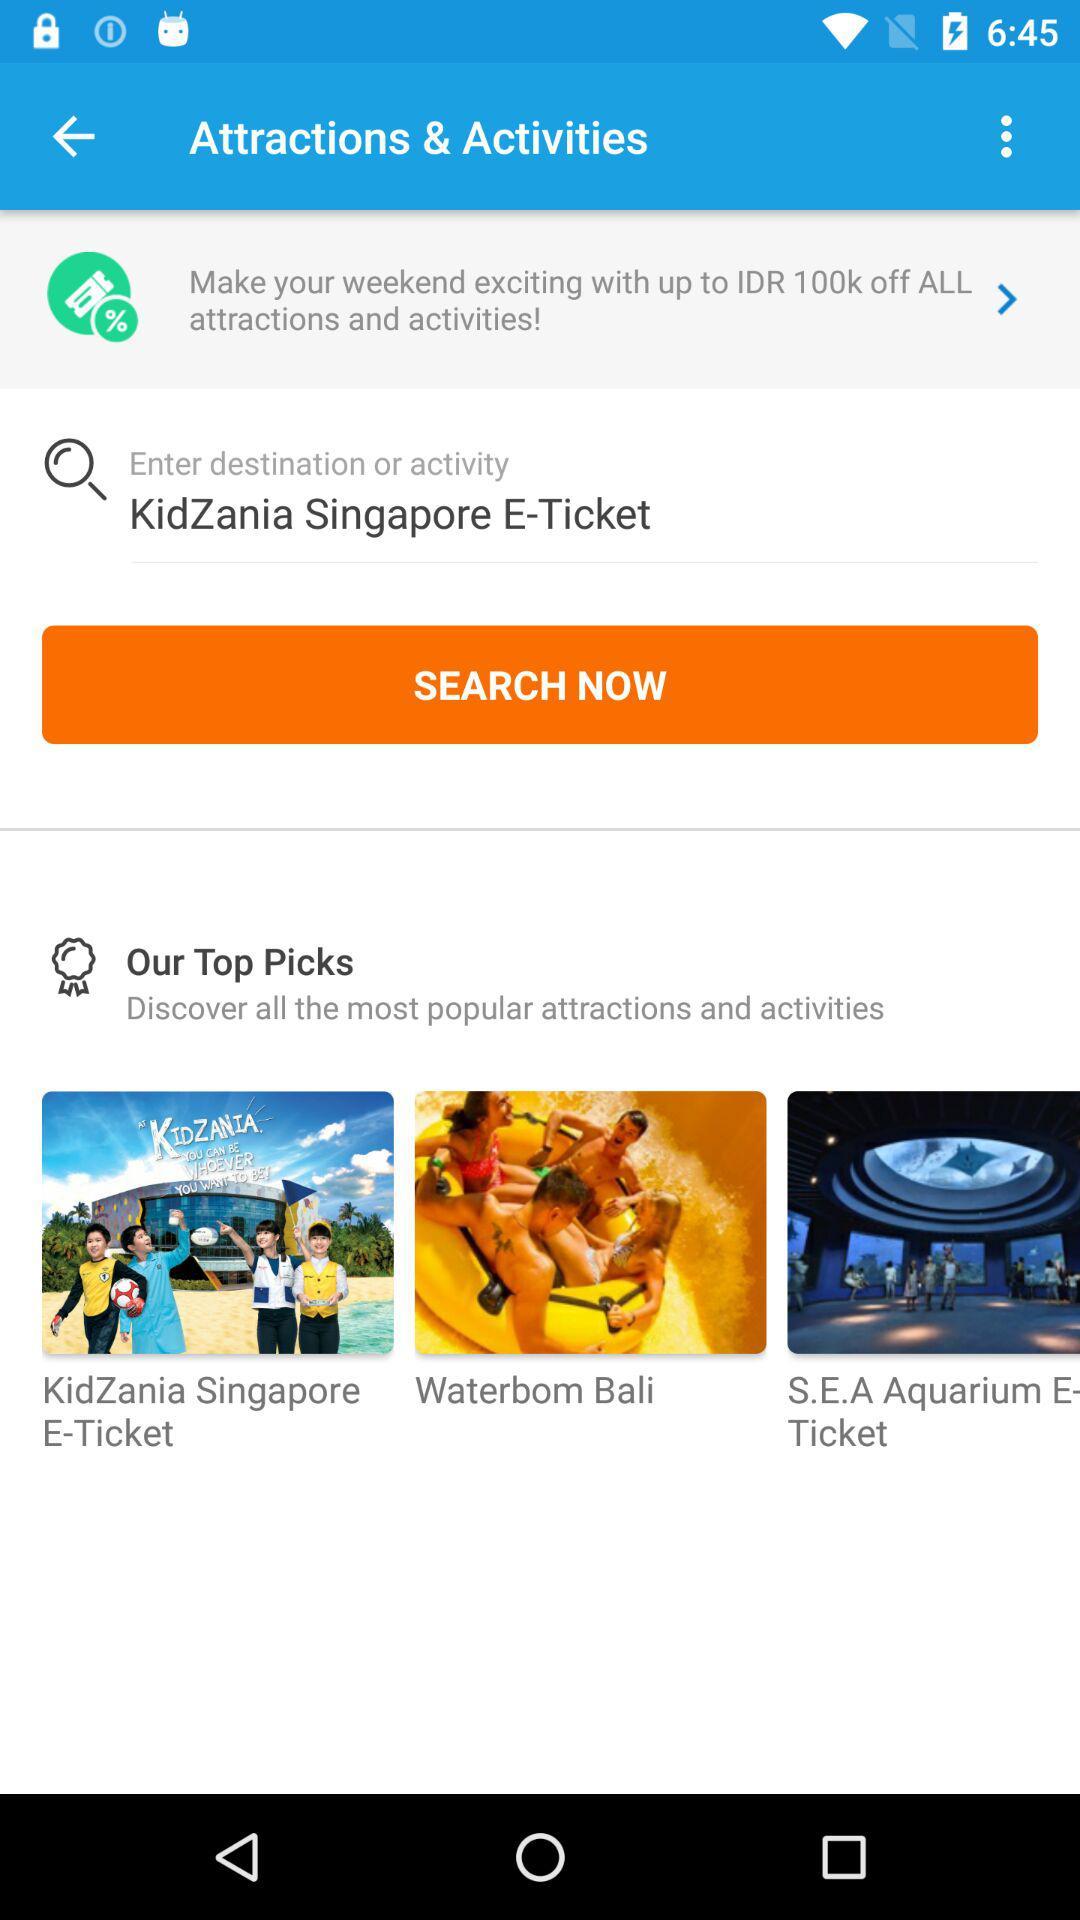  I want to click on overflow menu, so click(1006, 135).